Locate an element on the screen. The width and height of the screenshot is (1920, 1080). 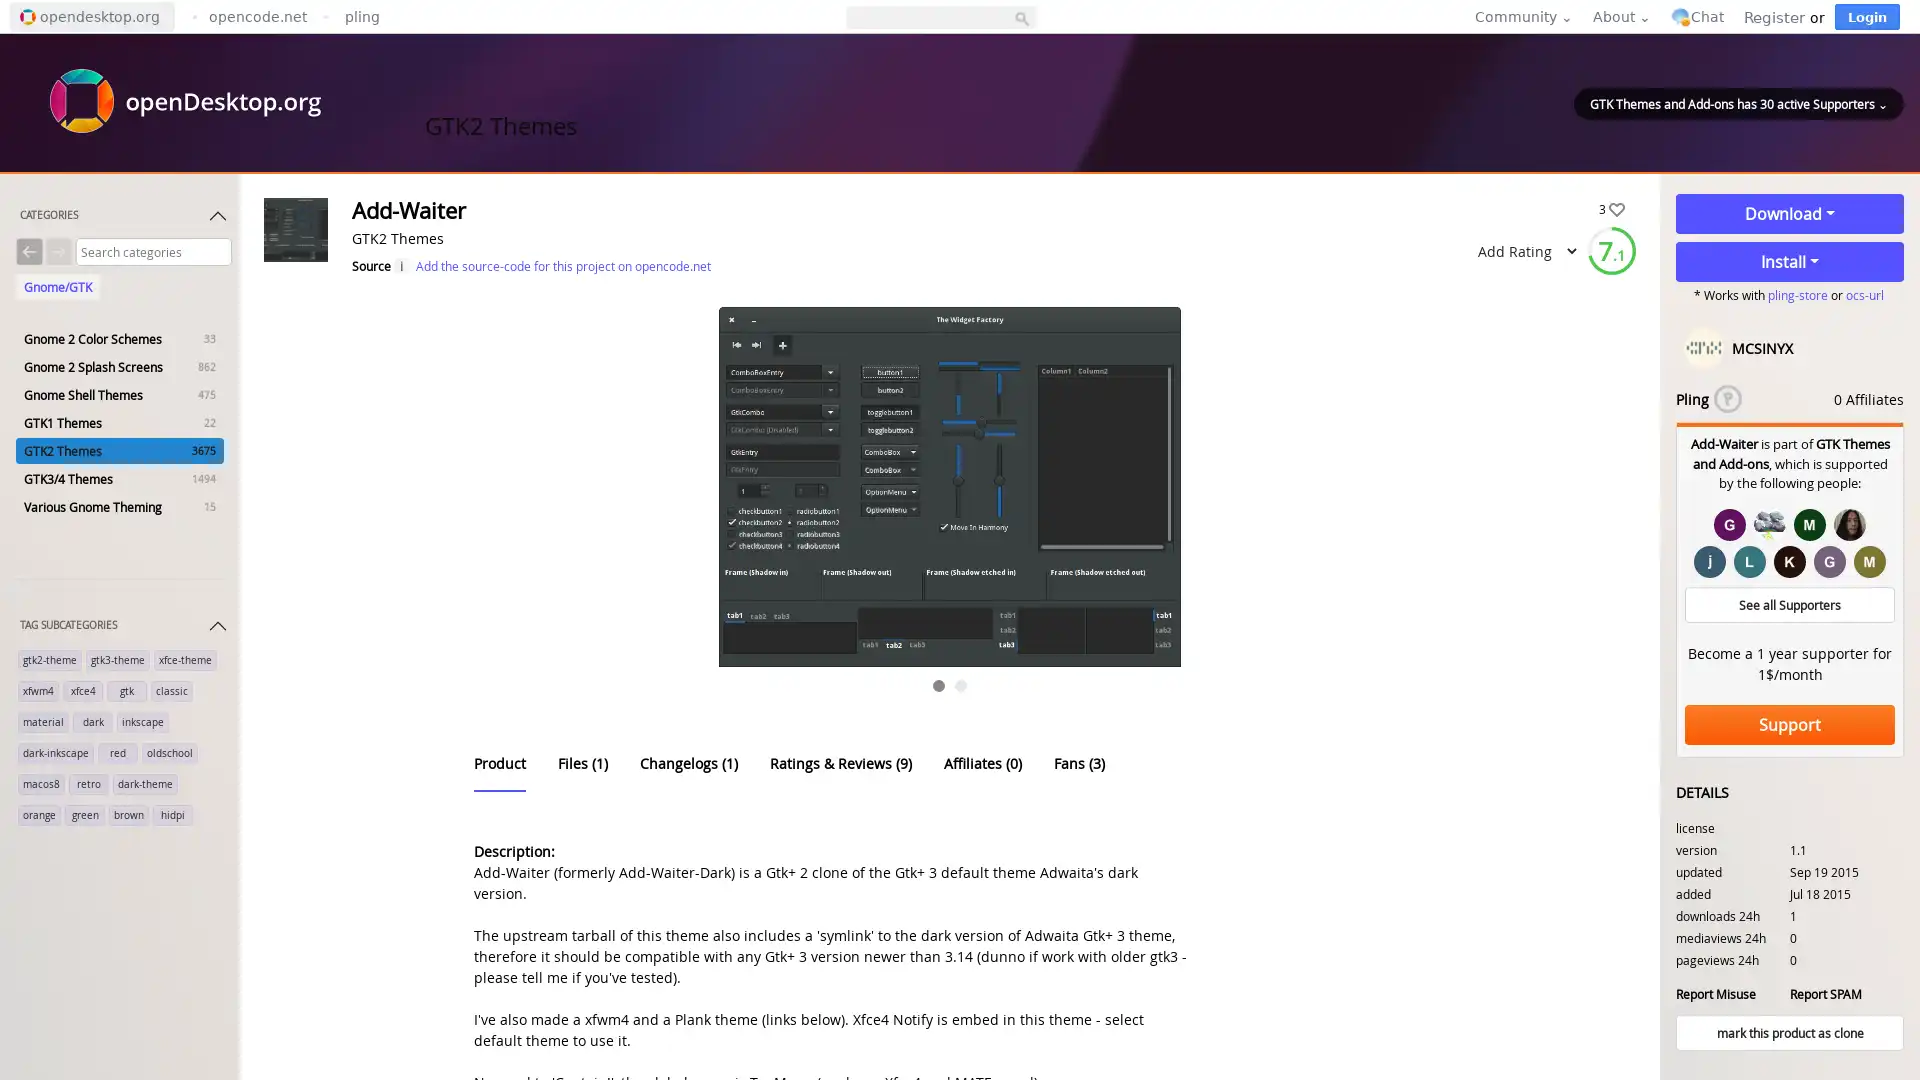
Install is located at coordinates (1790, 261).